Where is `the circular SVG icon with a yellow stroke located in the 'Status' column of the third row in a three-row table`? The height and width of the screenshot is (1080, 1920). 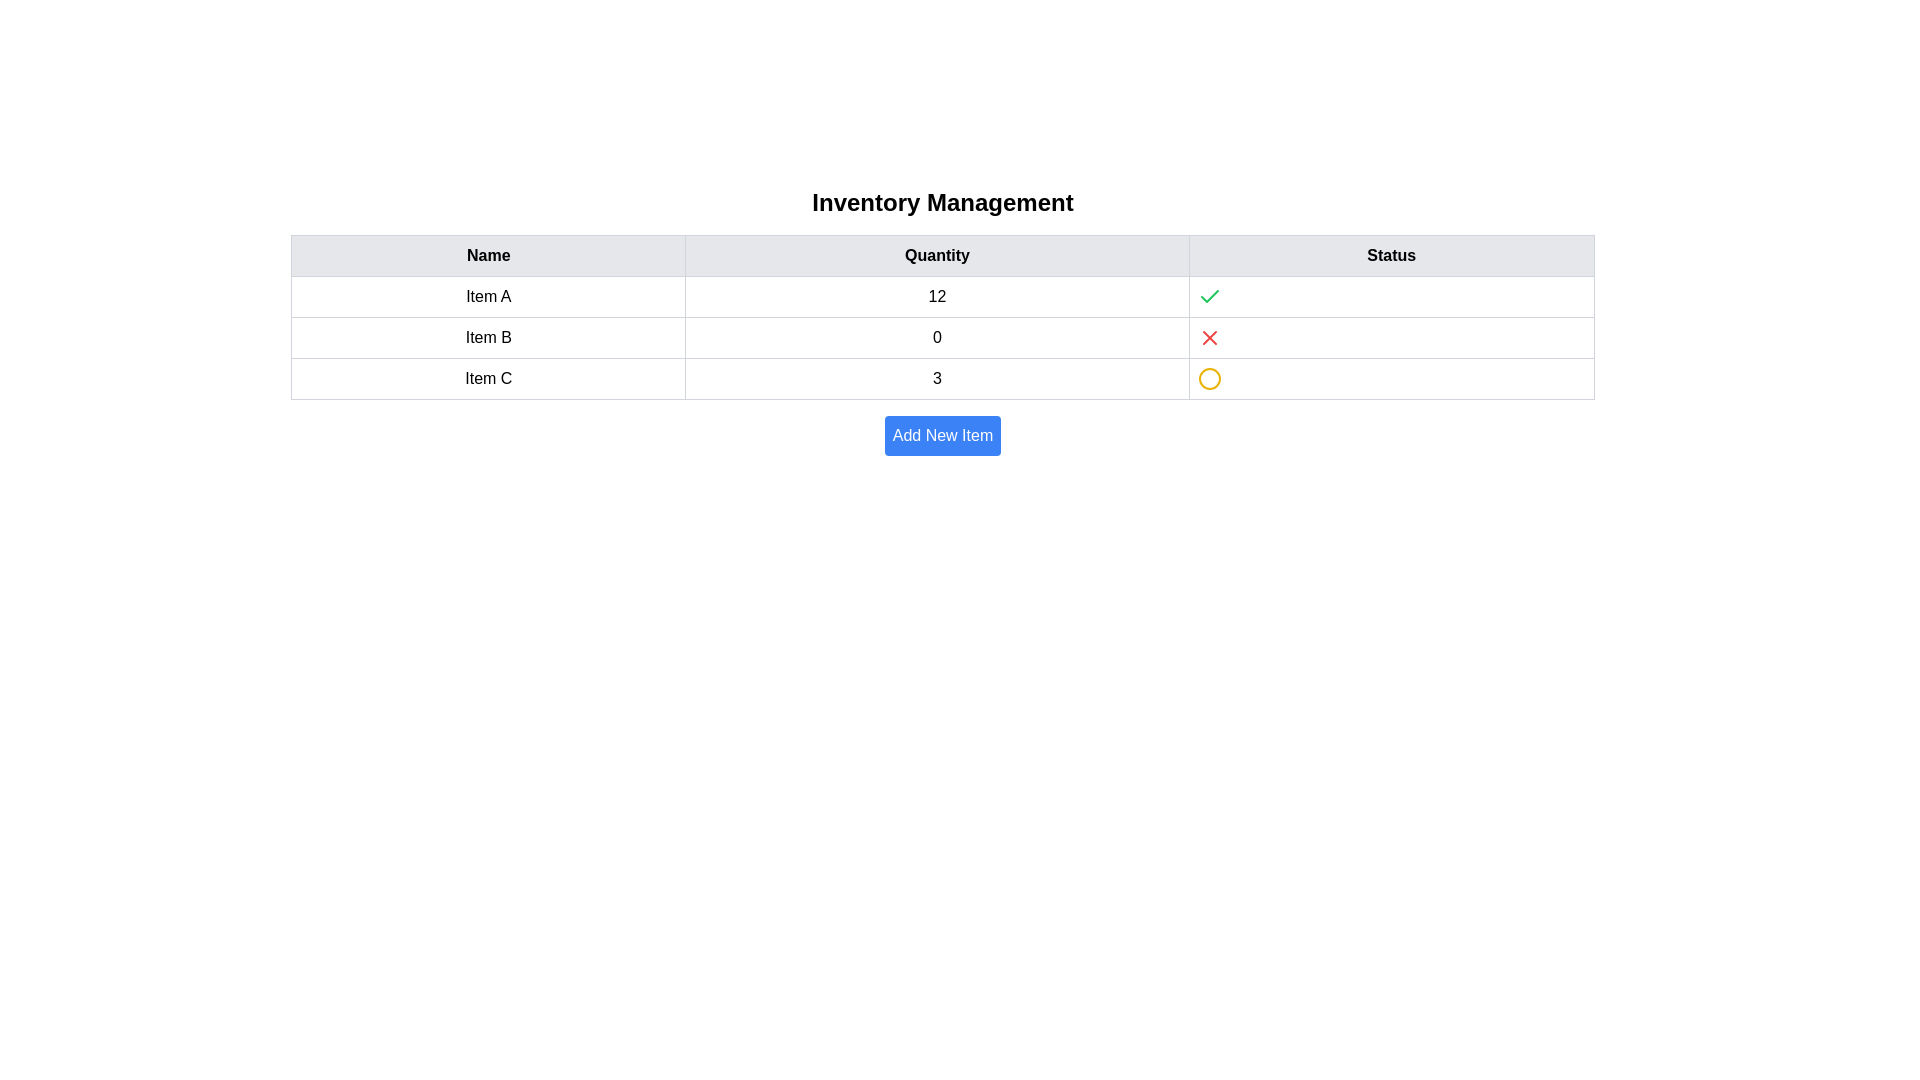 the circular SVG icon with a yellow stroke located in the 'Status' column of the third row in a three-row table is located at coordinates (1208, 378).